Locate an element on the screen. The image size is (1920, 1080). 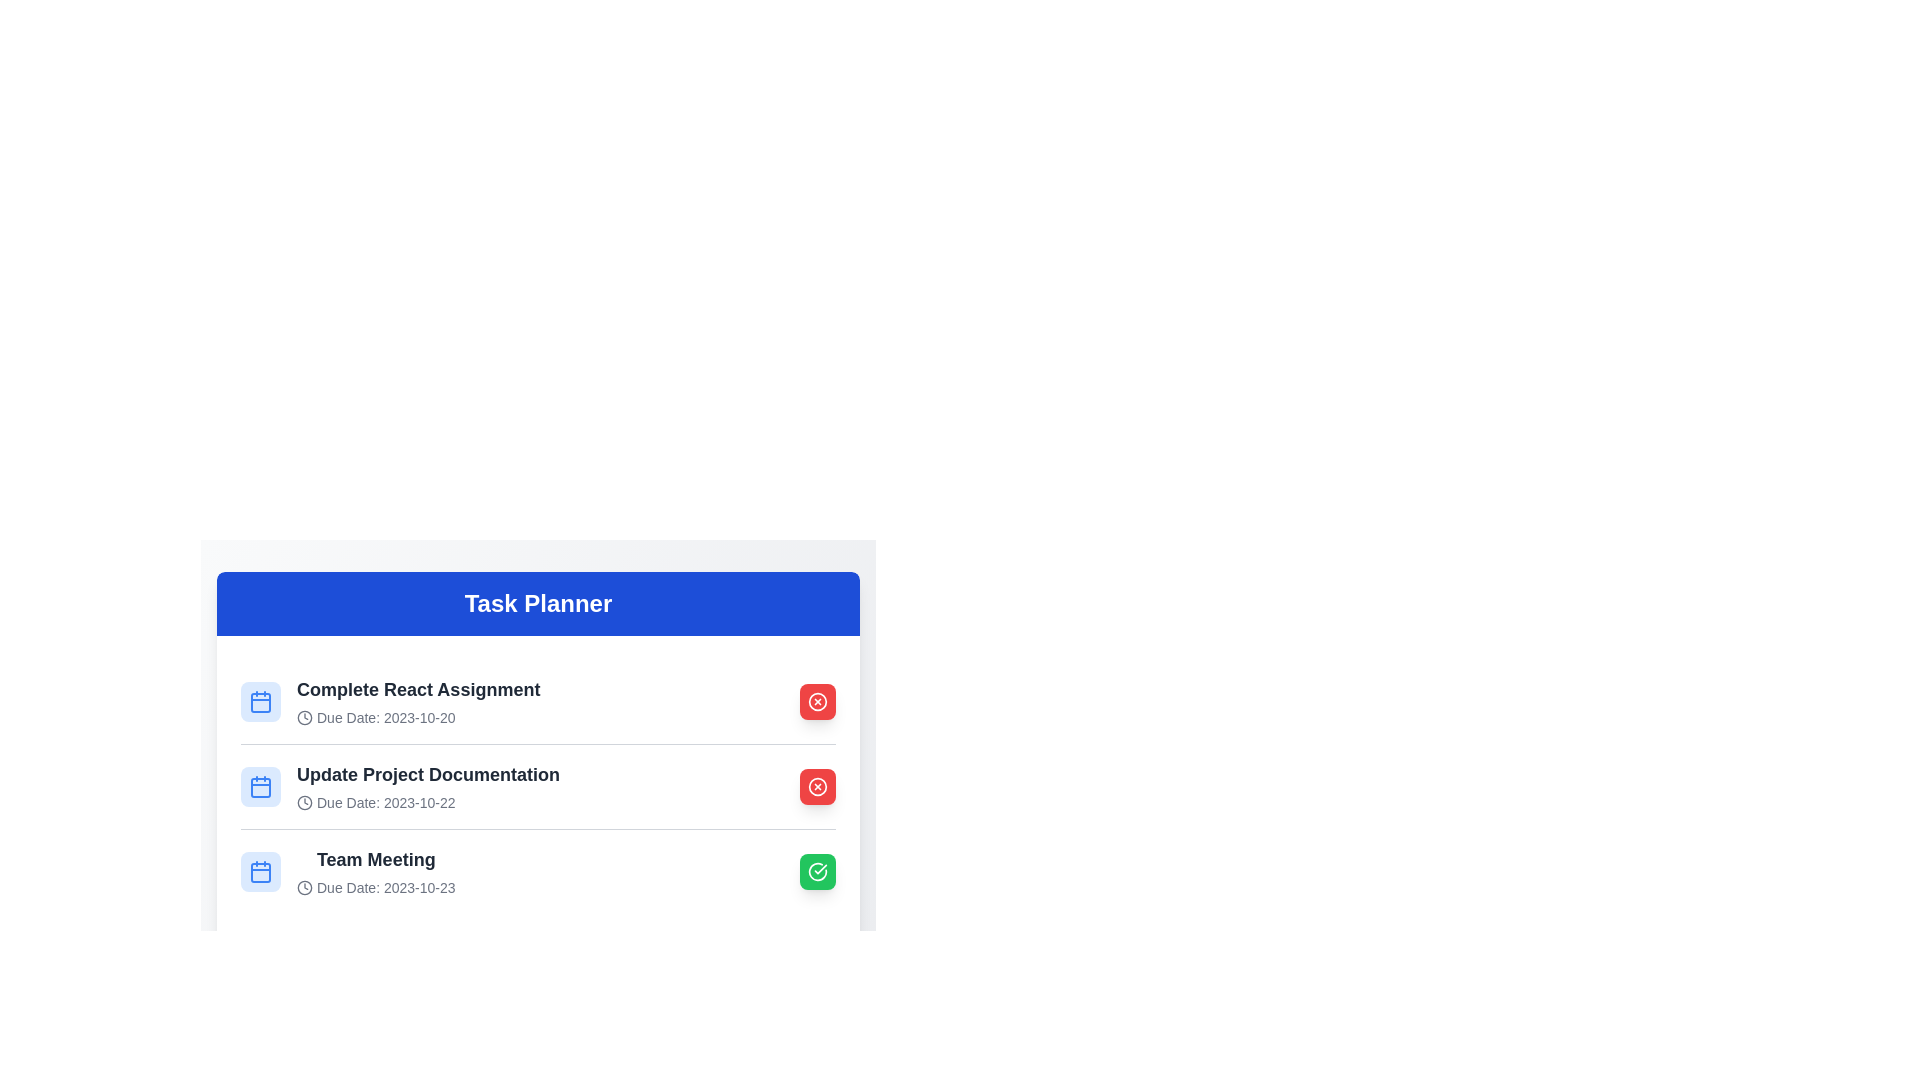
the text display element showing the task title 'Complete React Assignment' and its due date 'Due Date: 2023-10-20', which includes a clock icon to the left is located at coordinates (417, 701).